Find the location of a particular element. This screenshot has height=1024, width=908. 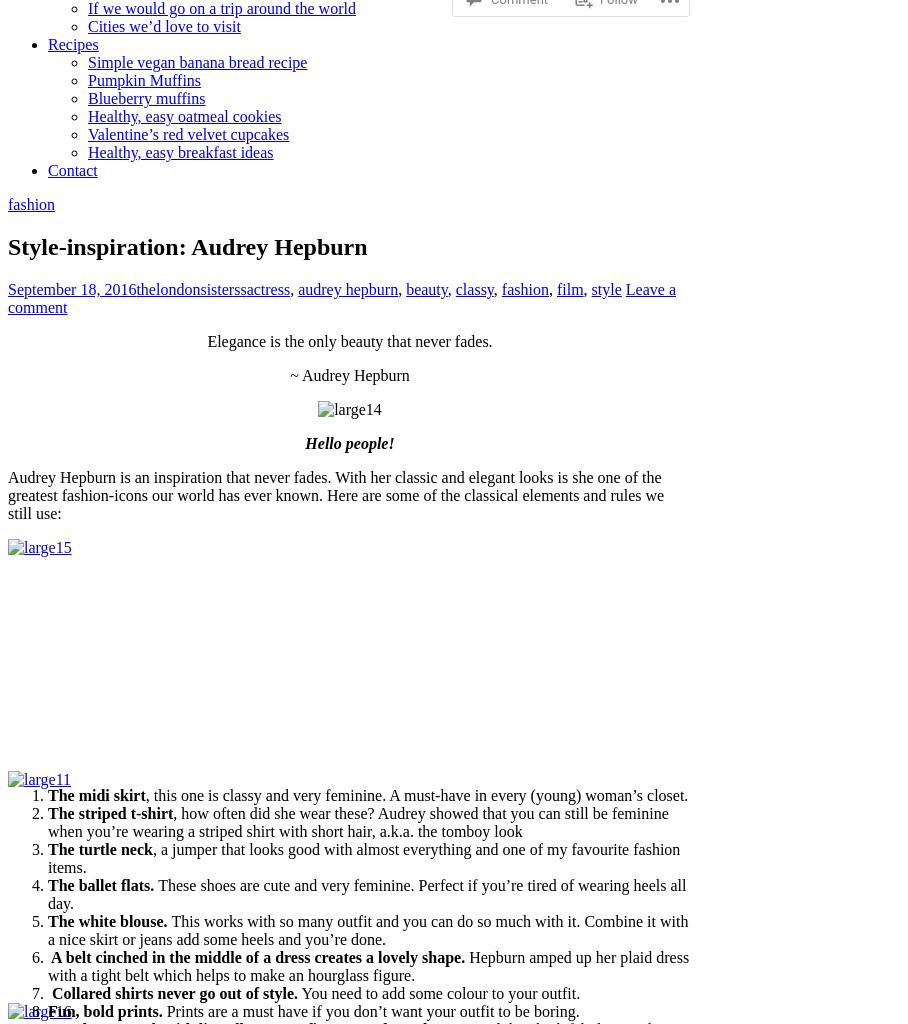

'The midi skirt' is located at coordinates (48, 794).